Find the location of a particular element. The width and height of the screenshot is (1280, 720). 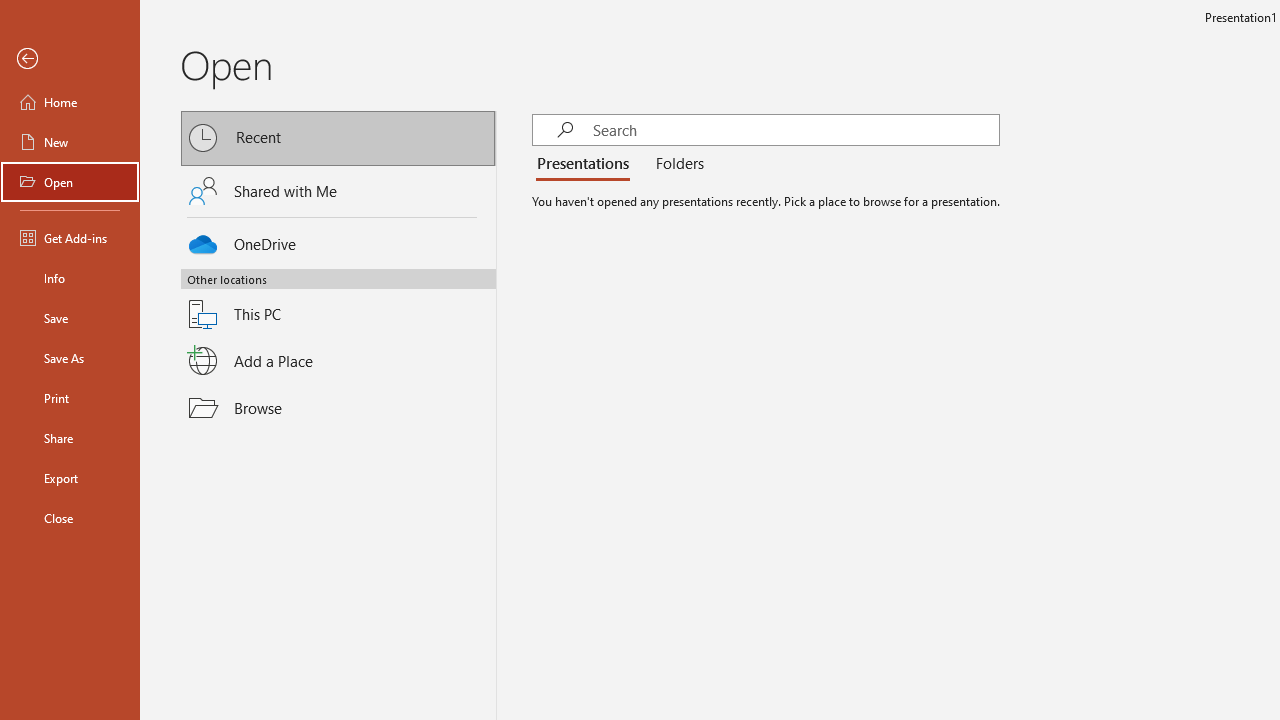

'Presentations' is located at coordinates (586, 163).